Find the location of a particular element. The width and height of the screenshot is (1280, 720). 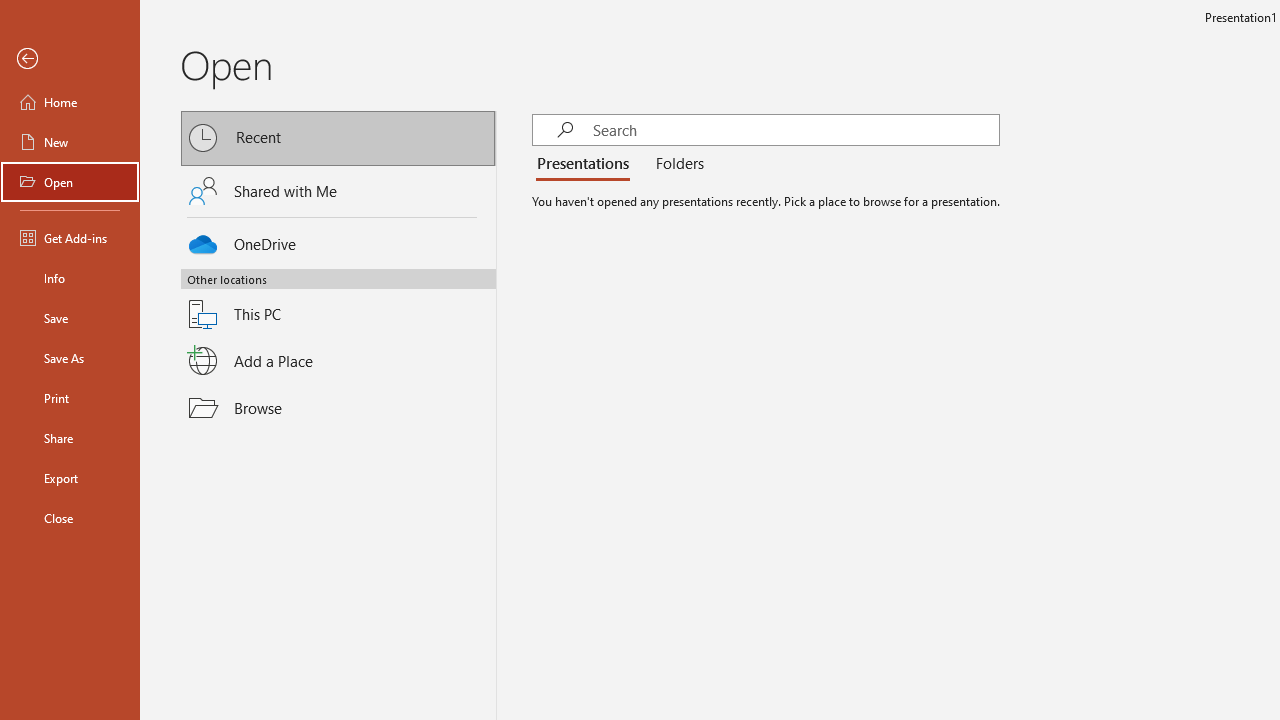

'Presentations' is located at coordinates (586, 163).